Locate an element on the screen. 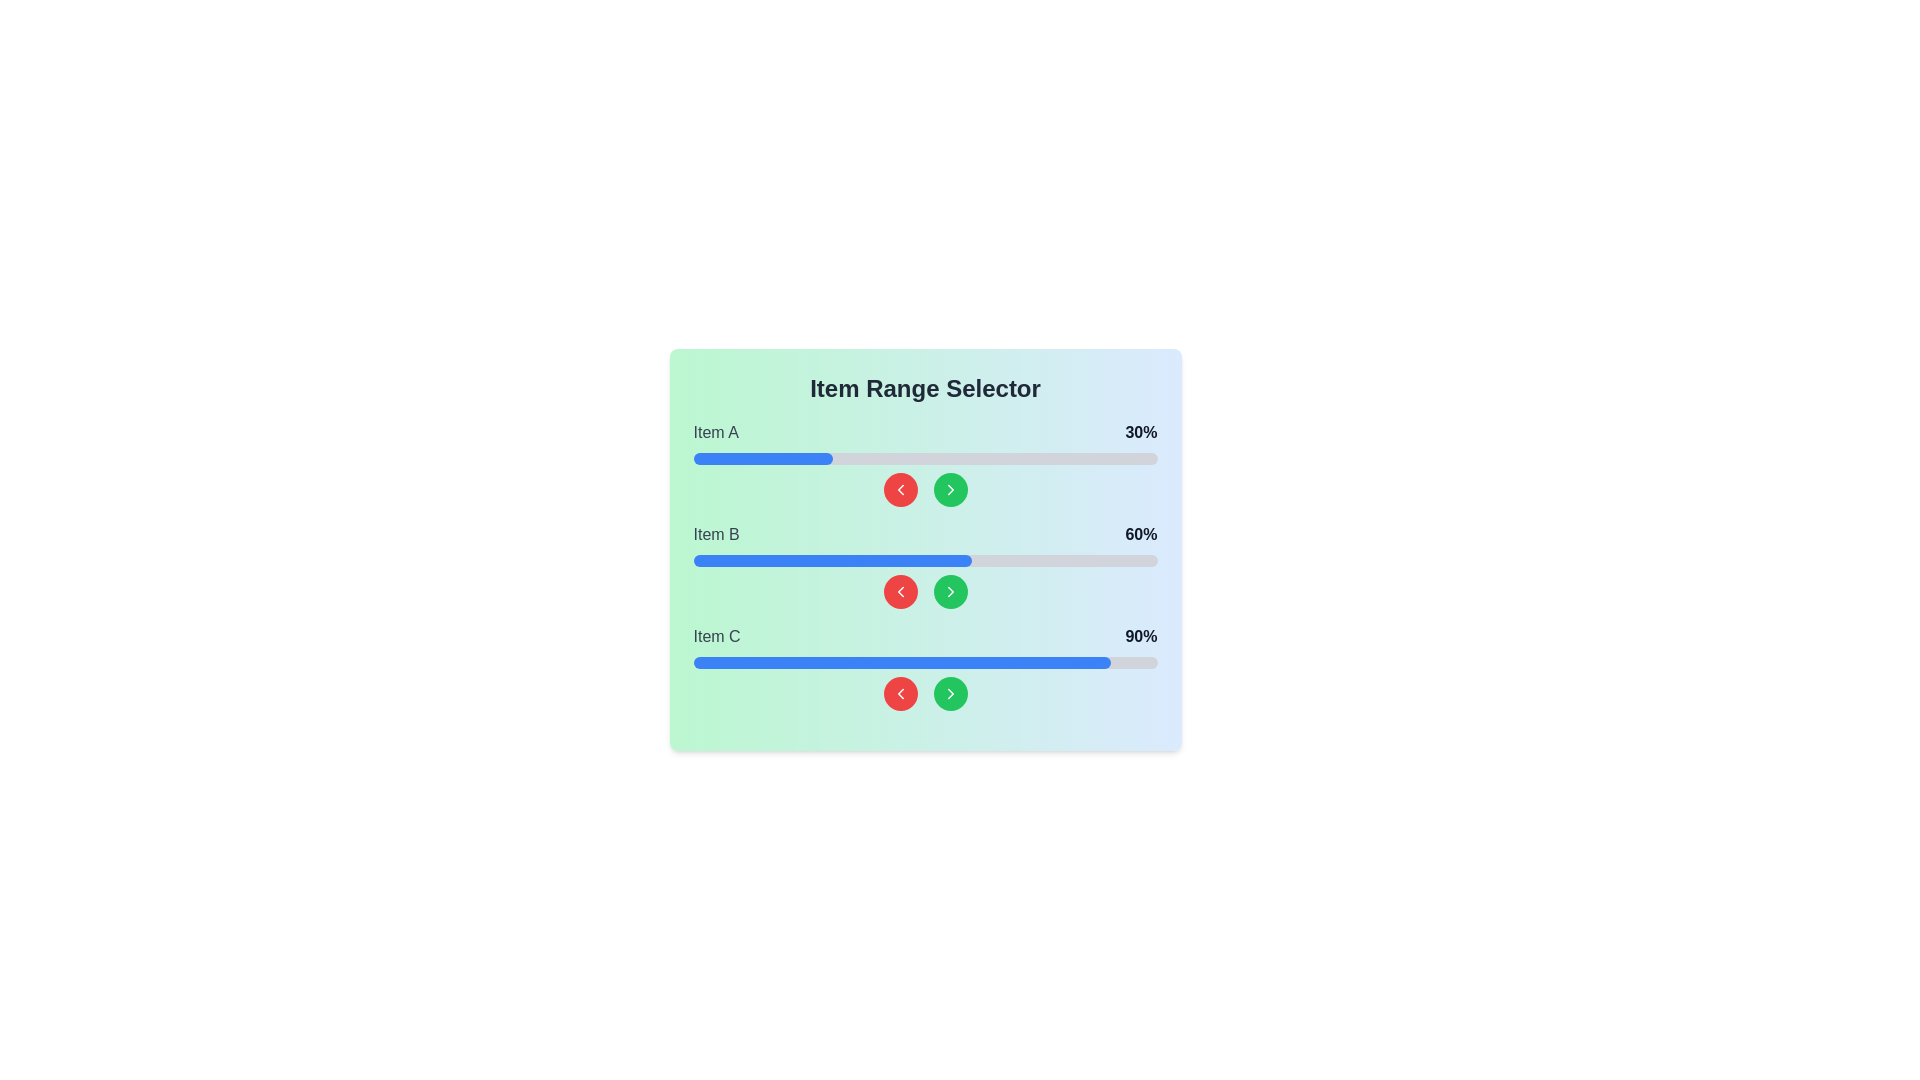  percentage values displayed in the 'Item Range Selector' component, which contains progress indicators for 'Item A', 'Item B', and 'Item C' is located at coordinates (924, 550).